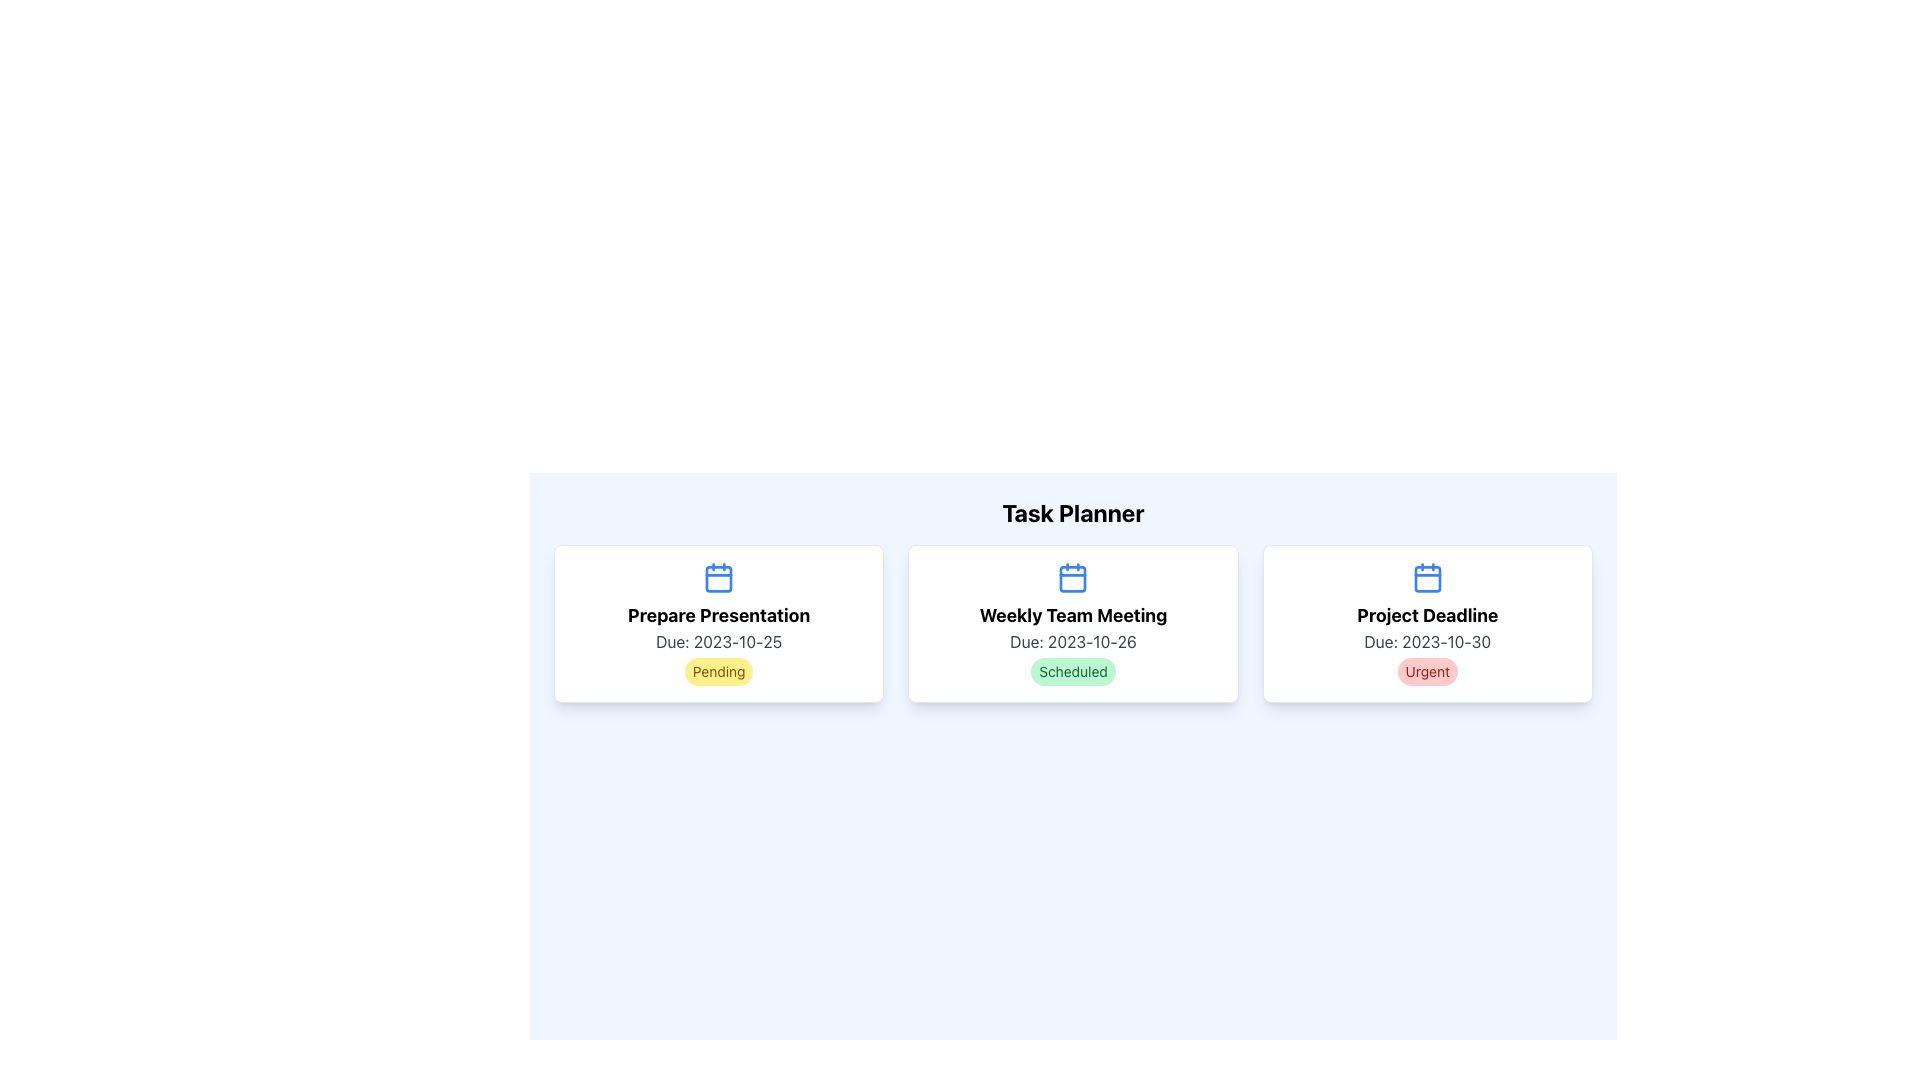  Describe the element at coordinates (1072, 579) in the screenshot. I see `the details of the Decorative SVG Element, which is a blue rectangular icon resembling a calendar with rounded edges, located in the Task Planner section of the interface` at that location.